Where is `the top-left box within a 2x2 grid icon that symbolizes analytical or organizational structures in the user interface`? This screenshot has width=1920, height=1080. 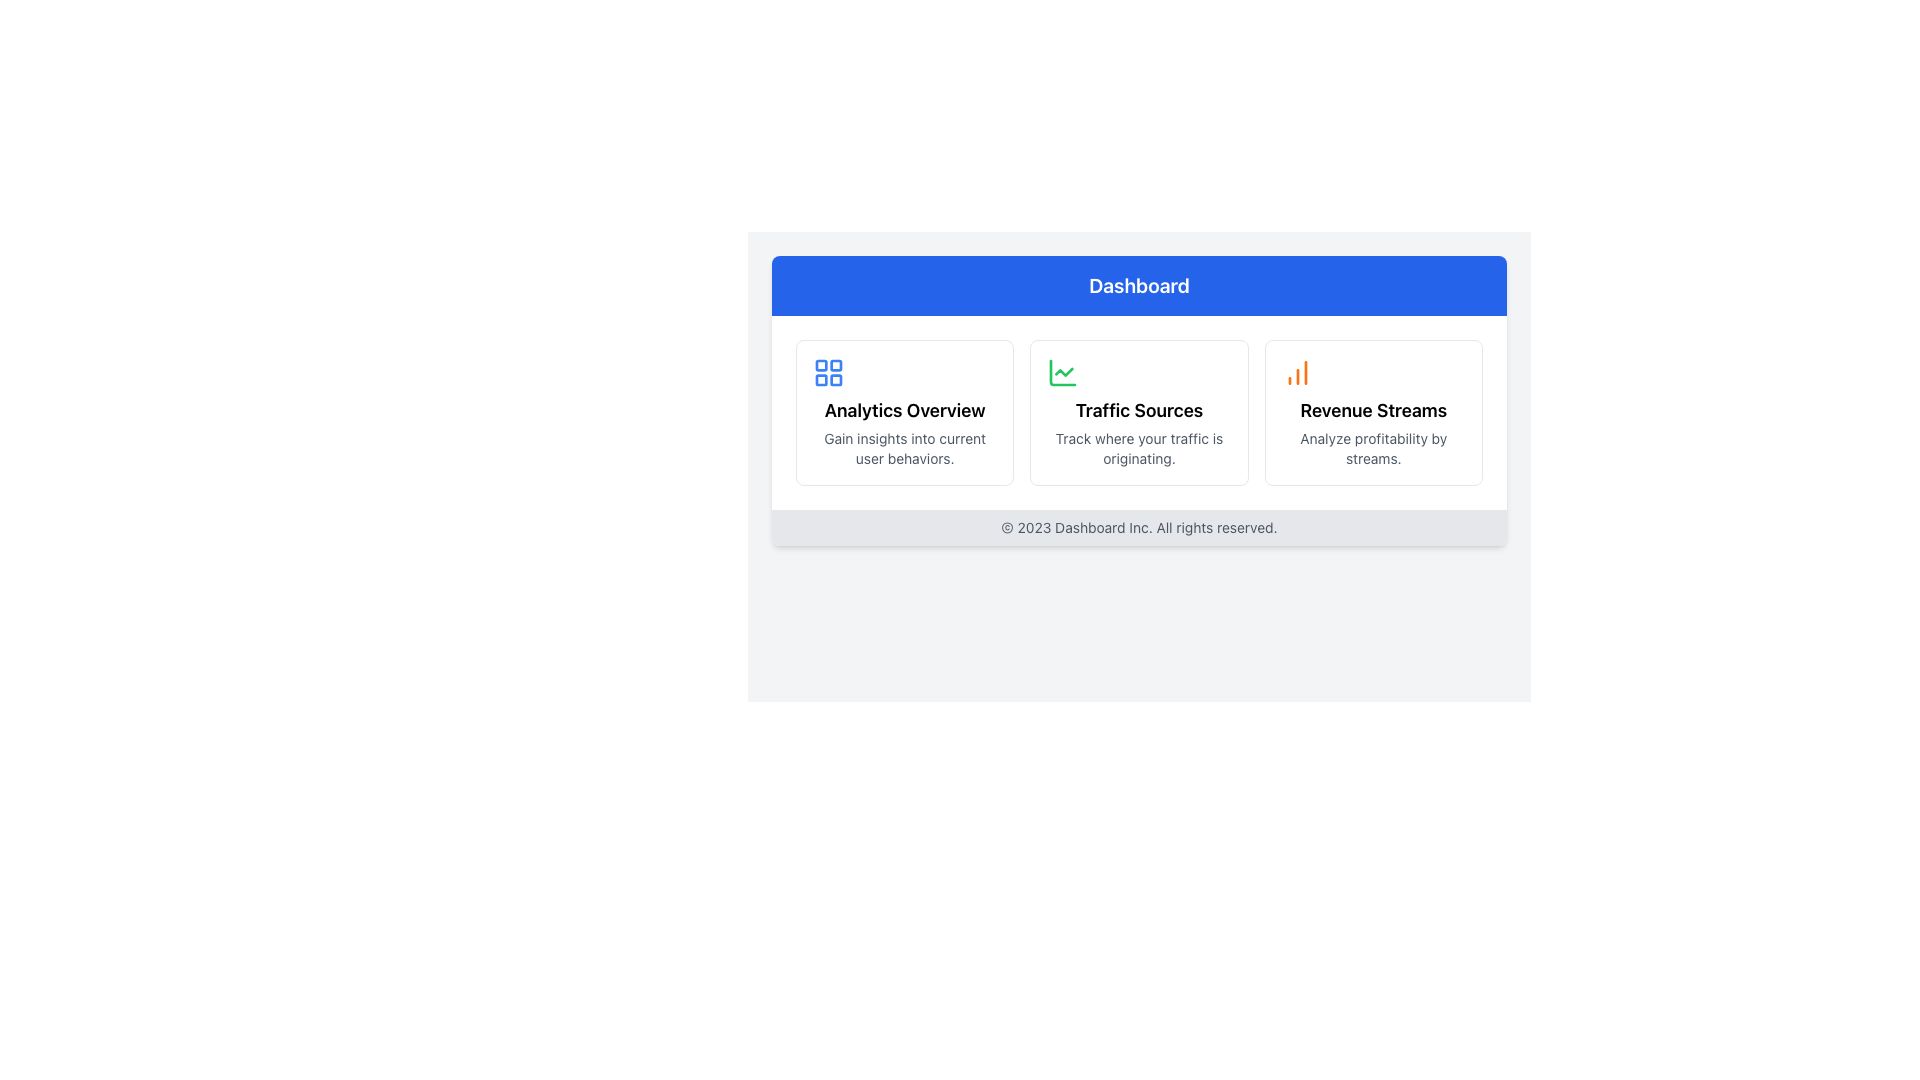
the top-left box within a 2x2 grid icon that symbolizes analytical or organizational structures in the user interface is located at coordinates (821, 365).